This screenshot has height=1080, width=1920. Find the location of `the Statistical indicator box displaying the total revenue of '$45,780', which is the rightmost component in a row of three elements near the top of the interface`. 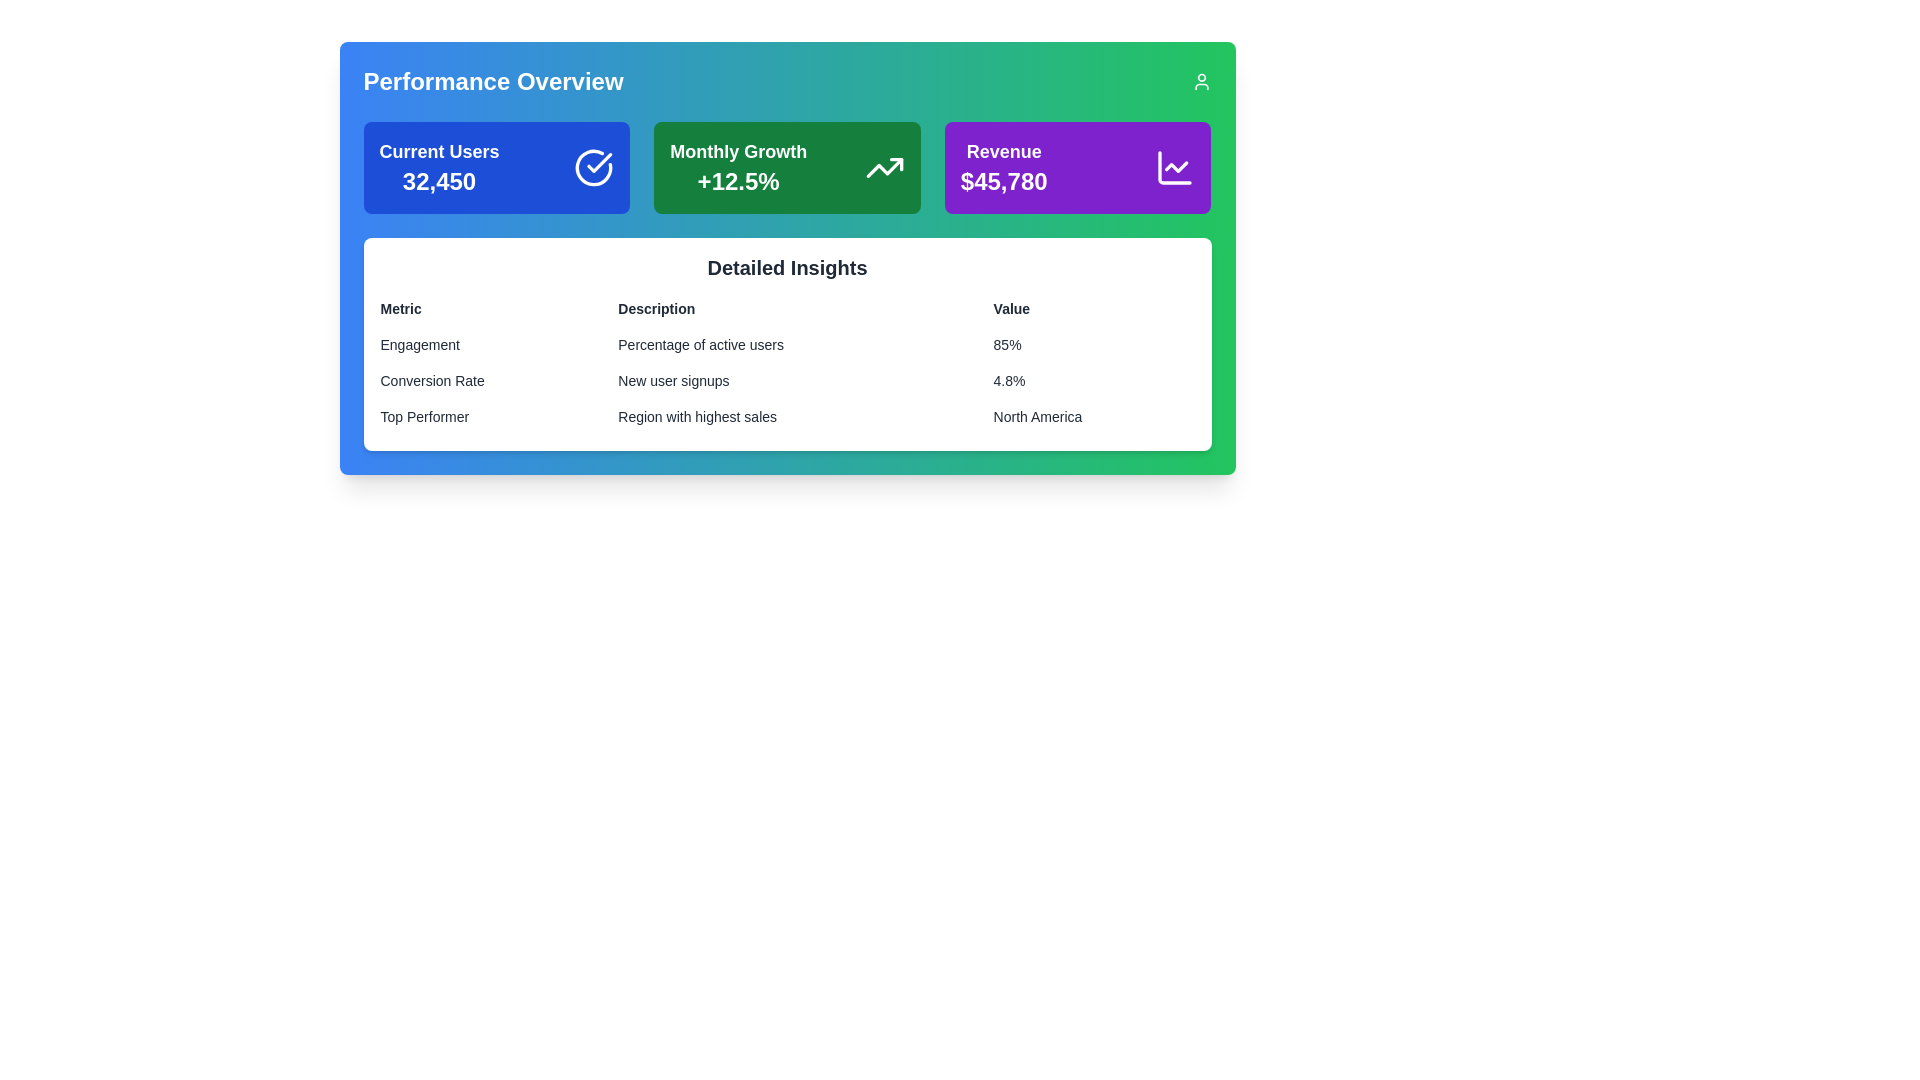

the Statistical indicator box displaying the total revenue of '$45,780', which is the rightmost component in a row of three elements near the top of the interface is located at coordinates (1004, 167).